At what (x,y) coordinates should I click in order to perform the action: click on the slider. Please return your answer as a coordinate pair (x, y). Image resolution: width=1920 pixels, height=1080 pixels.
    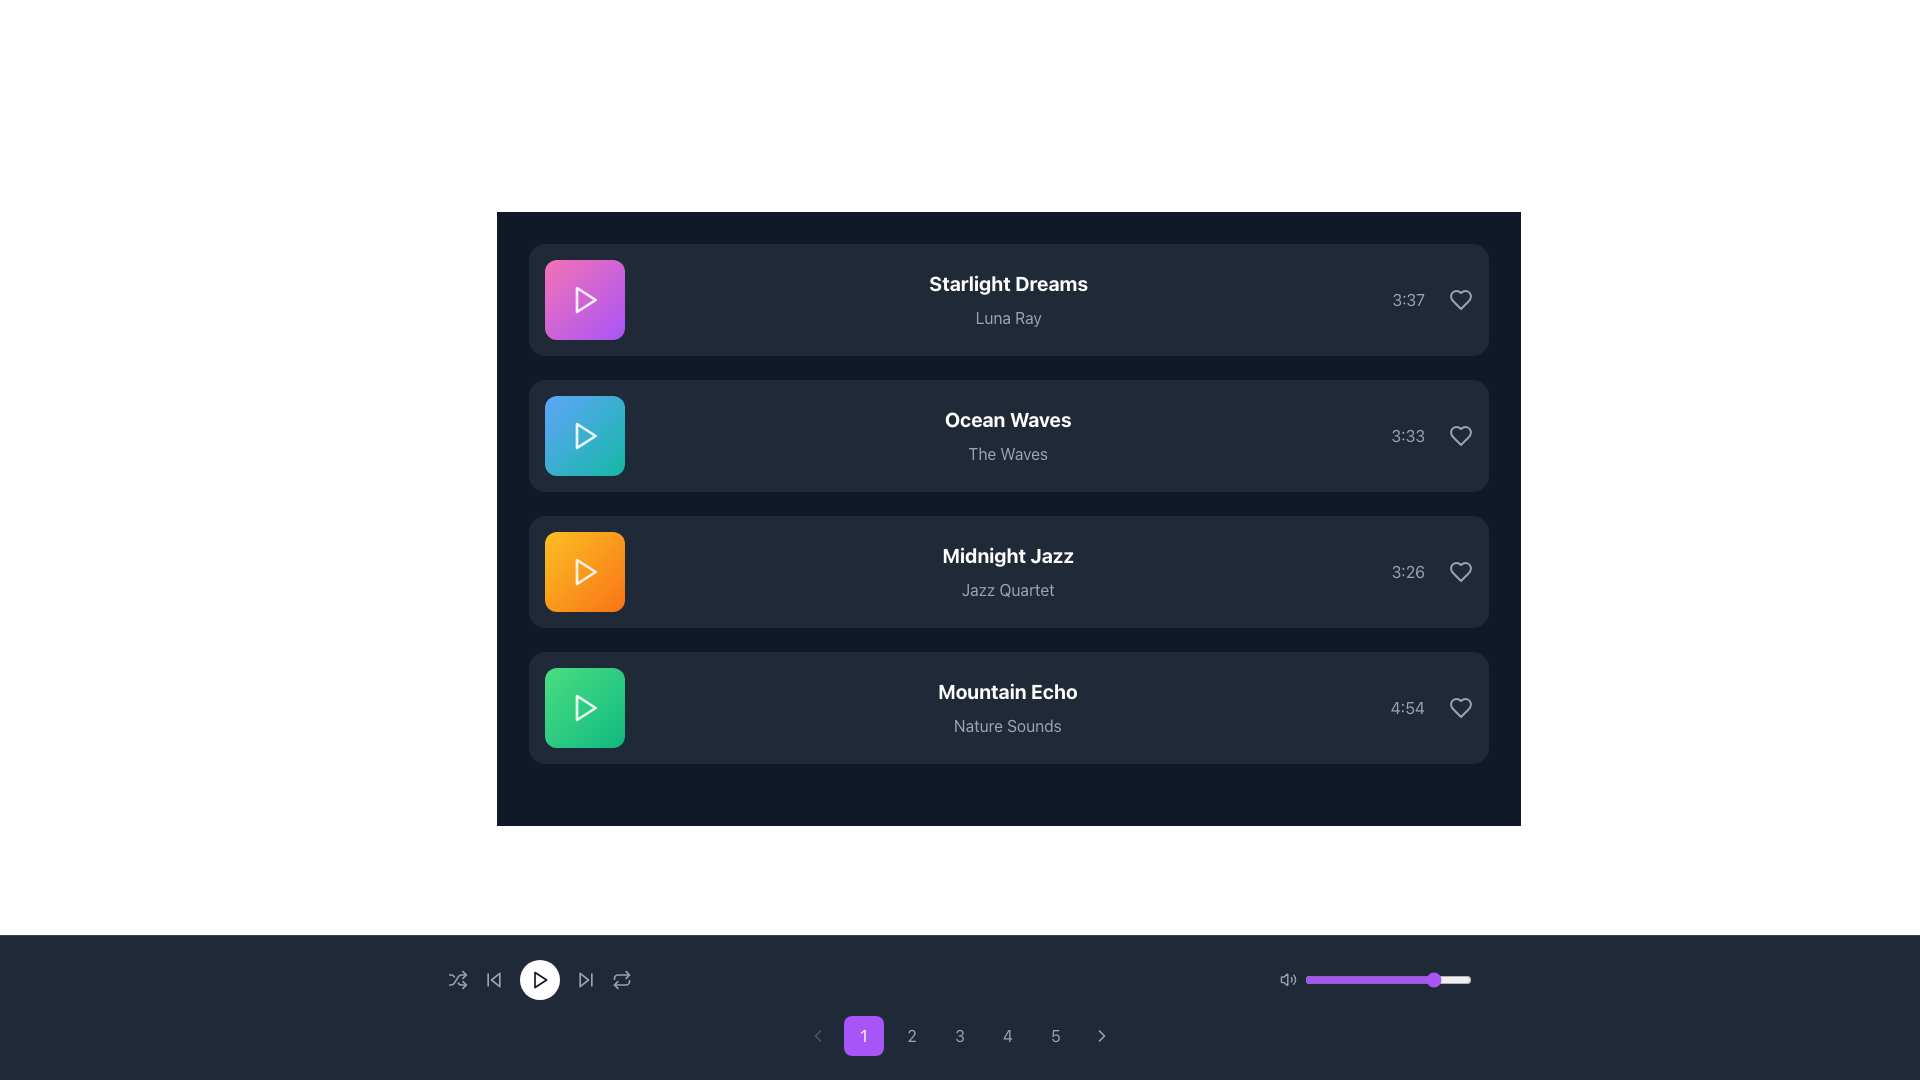
    Looking at the image, I should click on (1402, 978).